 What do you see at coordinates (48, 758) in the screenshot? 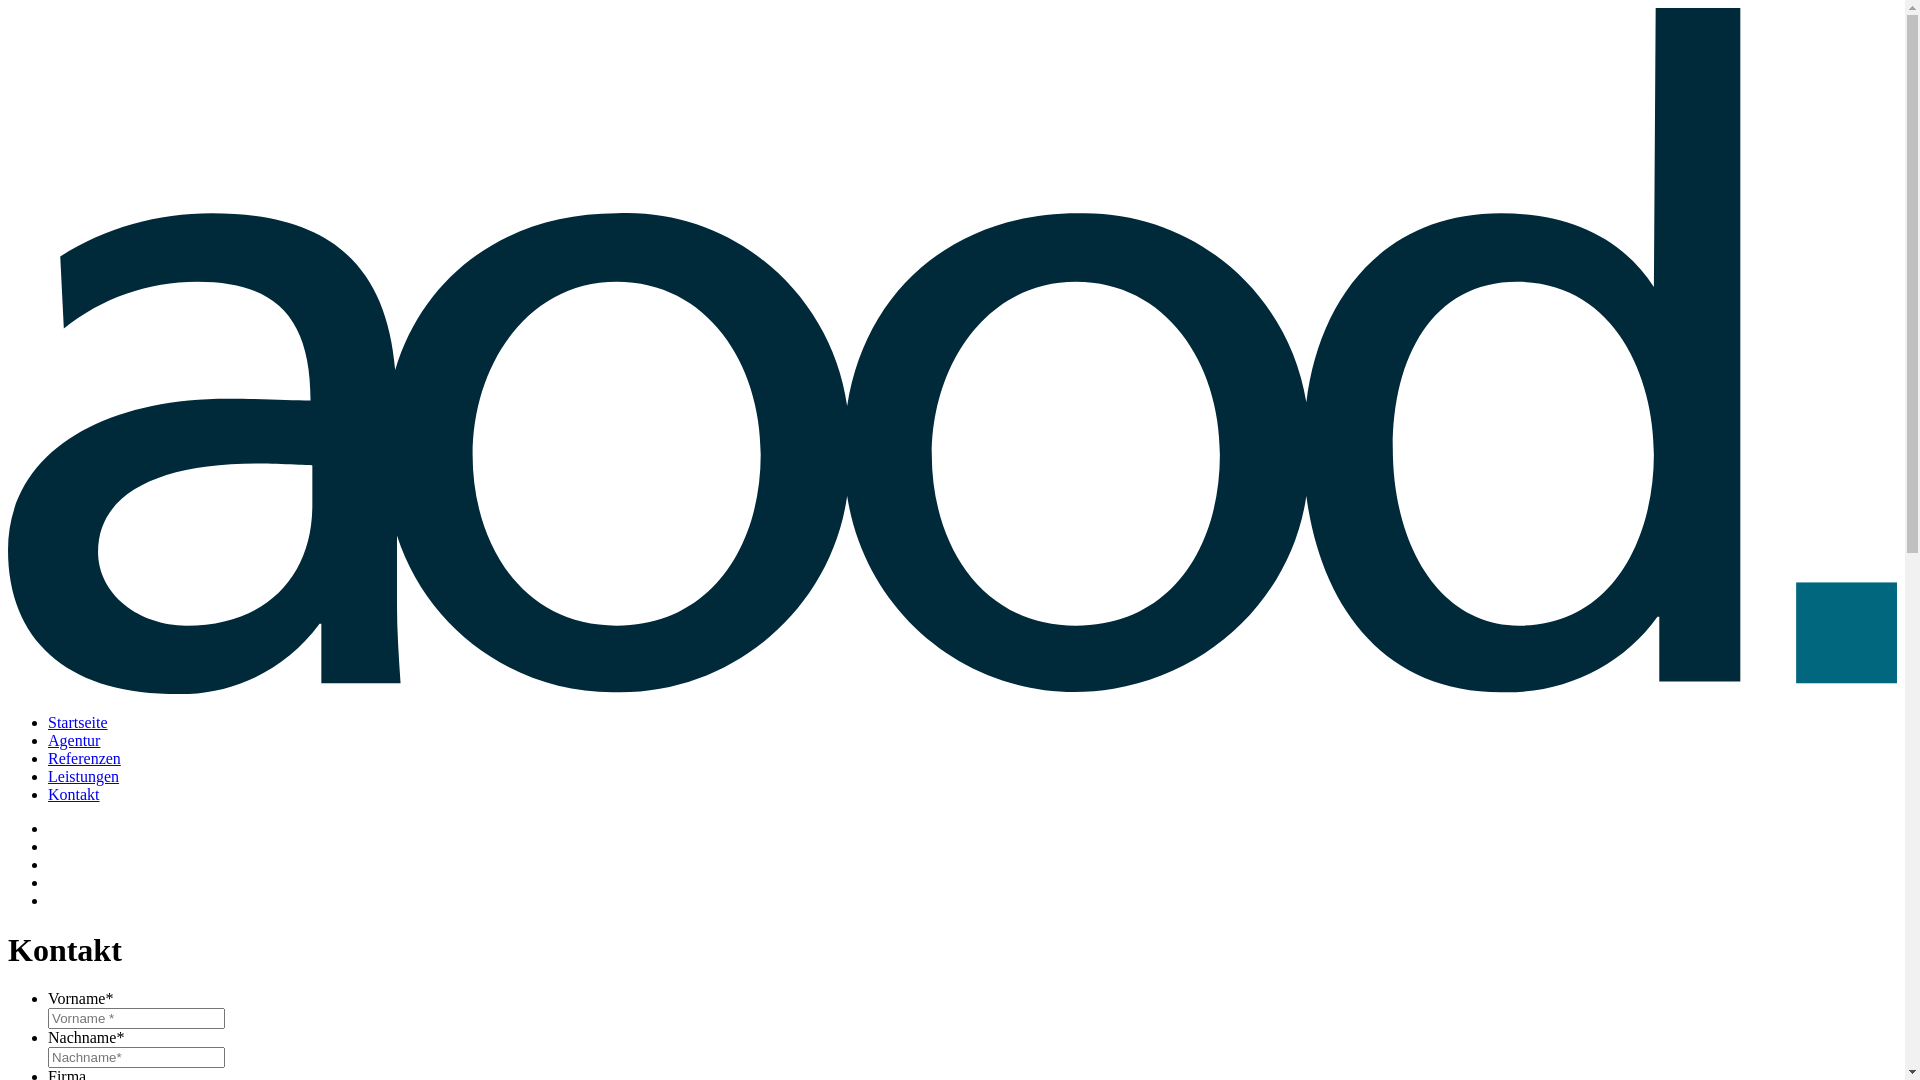
I see `'Referenzen'` at bounding box center [48, 758].